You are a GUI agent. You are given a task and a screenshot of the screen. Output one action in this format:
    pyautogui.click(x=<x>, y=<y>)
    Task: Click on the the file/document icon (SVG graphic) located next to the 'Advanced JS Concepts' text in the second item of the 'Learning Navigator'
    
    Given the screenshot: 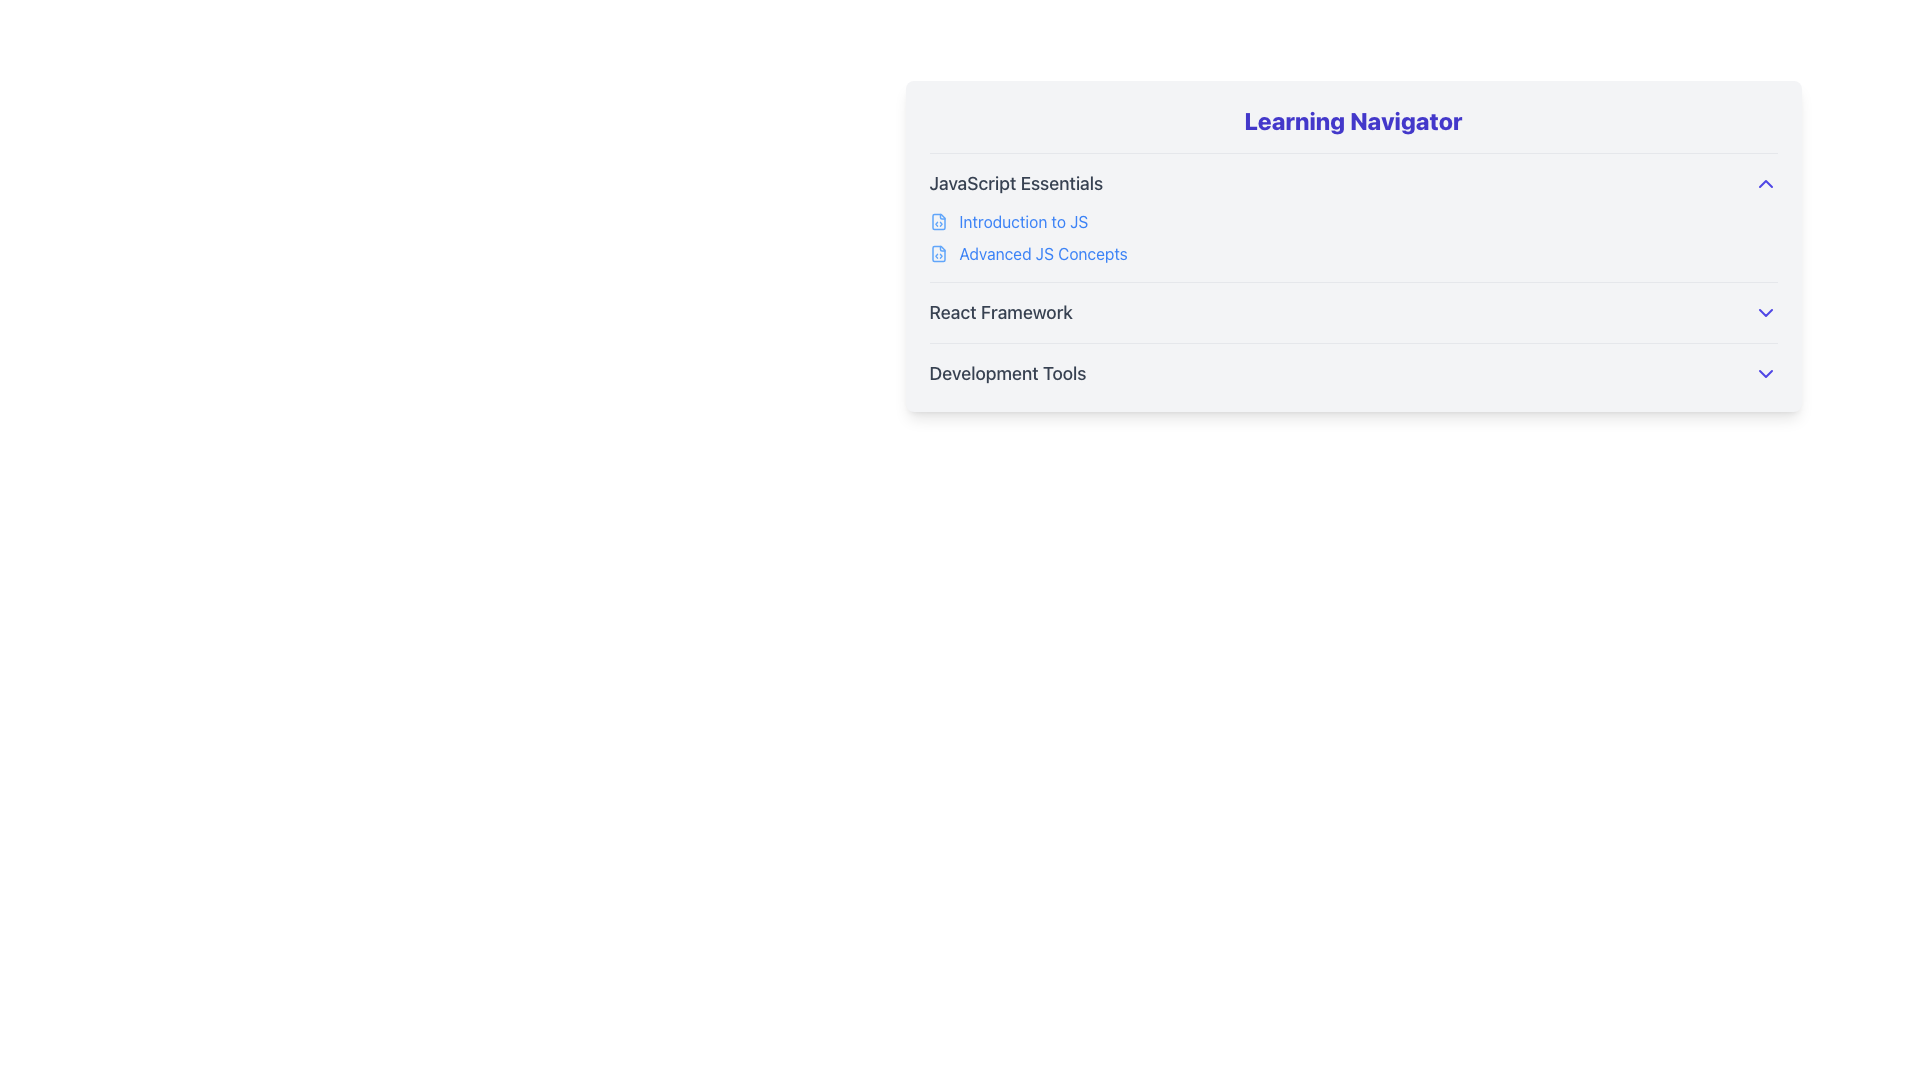 What is the action you would take?
    pyautogui.click(x=937, y=253)
    